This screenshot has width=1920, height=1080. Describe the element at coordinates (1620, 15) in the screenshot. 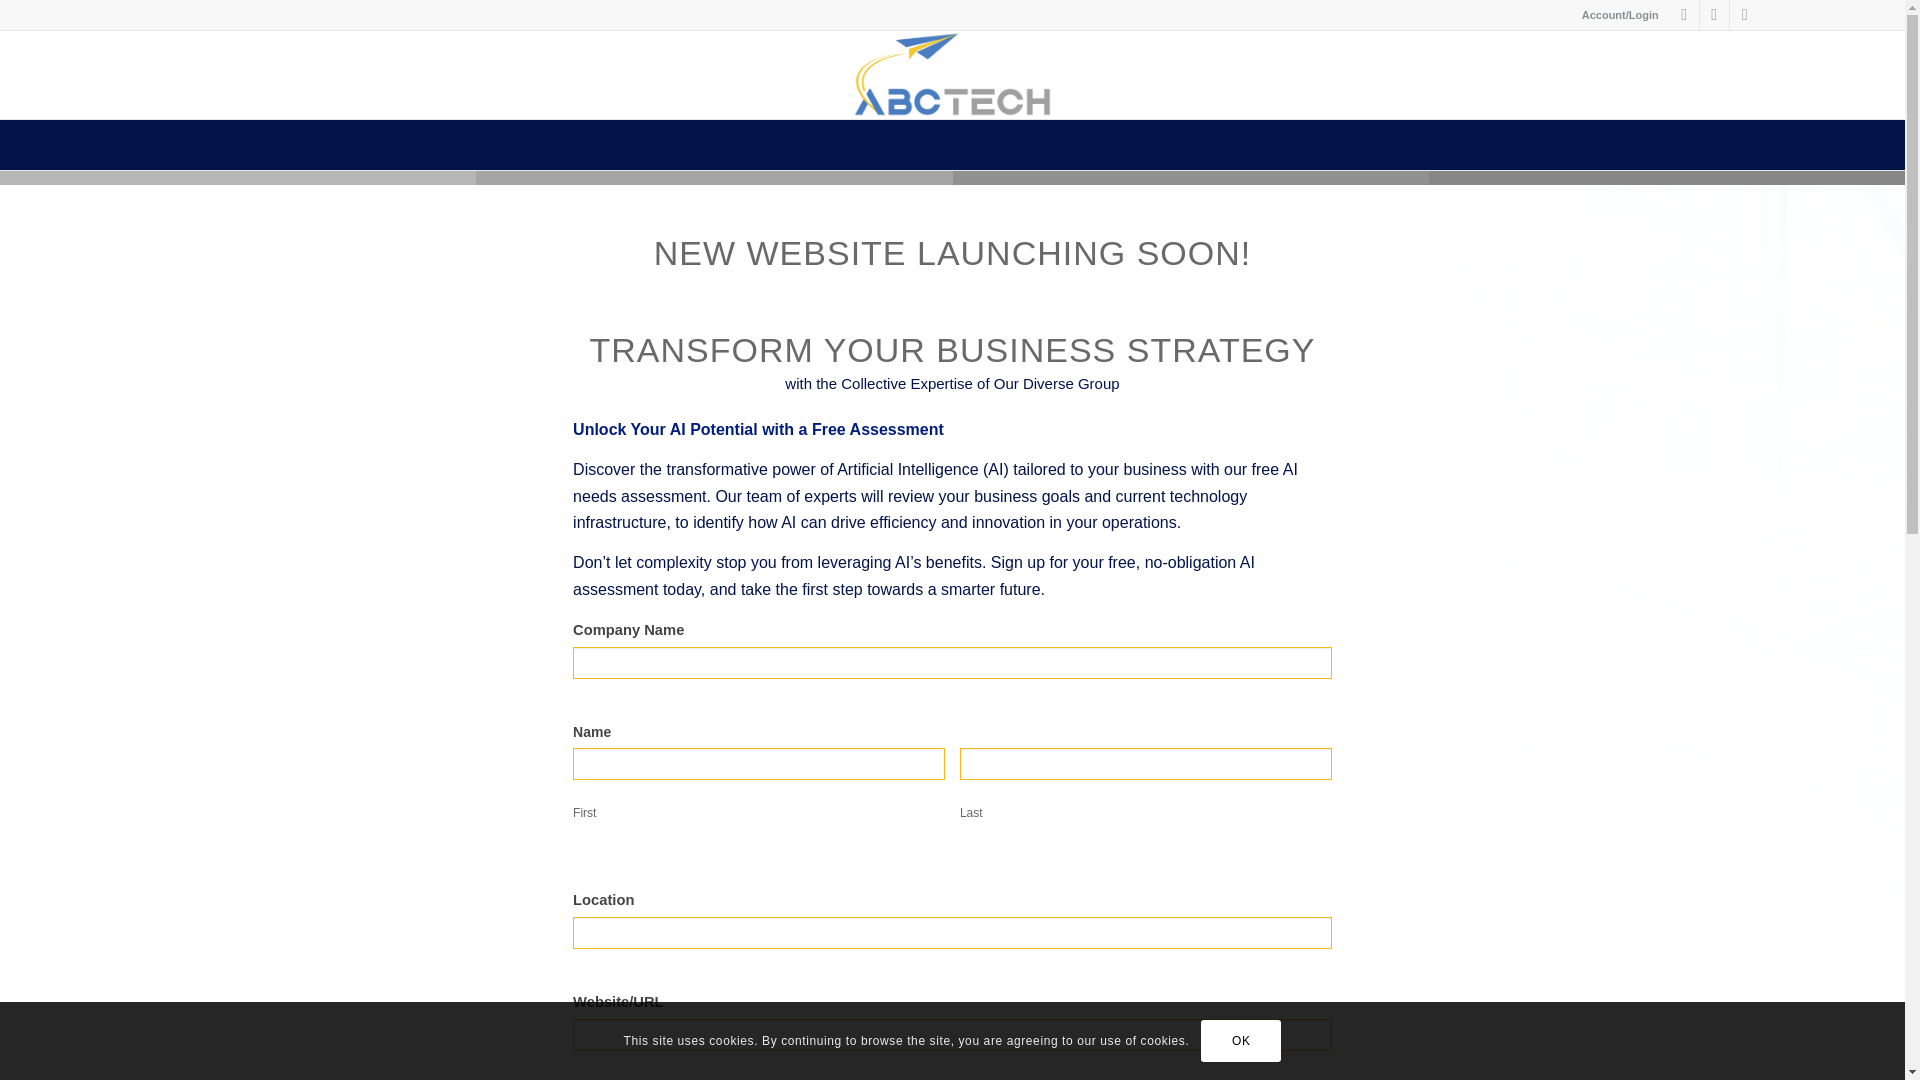

I see `'Account/Login'` at that location.